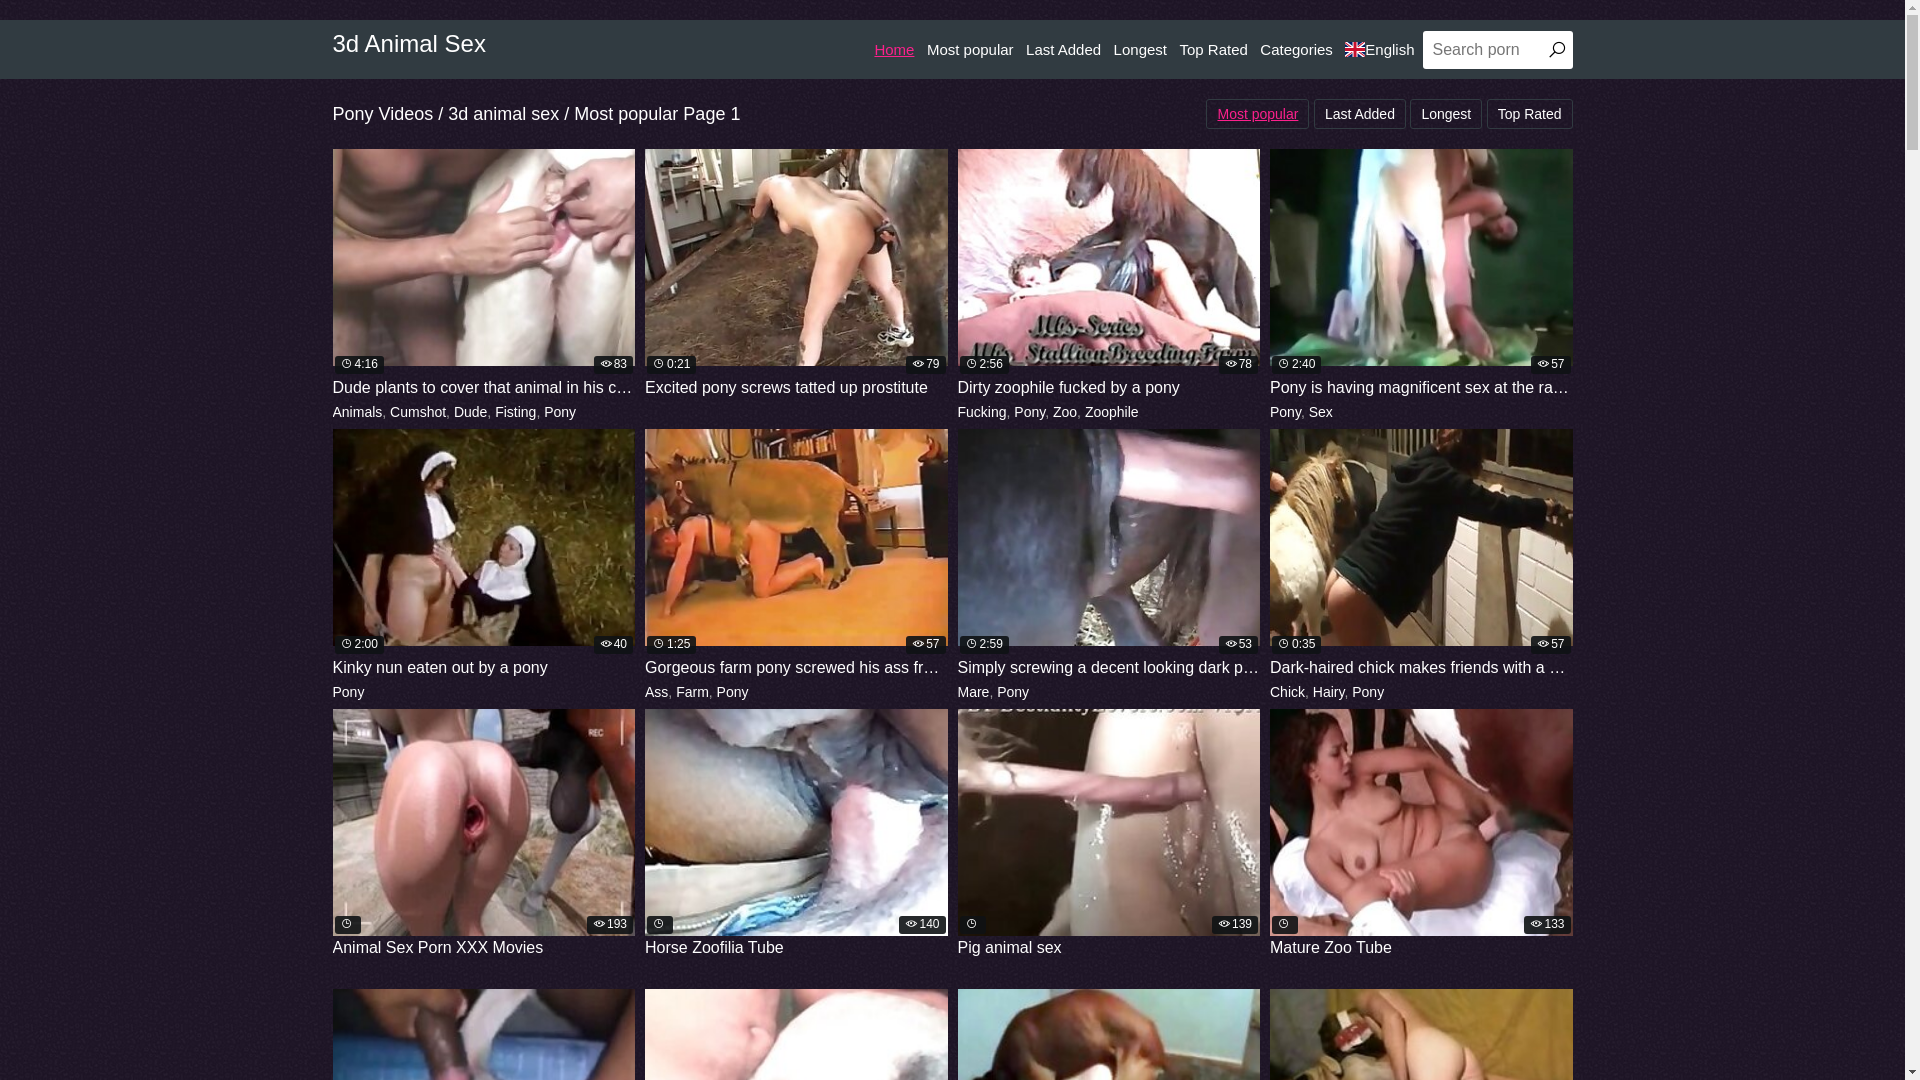 This screenshot has width=1920, height=1080. What do you see at coordinates (1108, 834) in the screenshot?
I see `'139` at bounding box center [1108, 834].